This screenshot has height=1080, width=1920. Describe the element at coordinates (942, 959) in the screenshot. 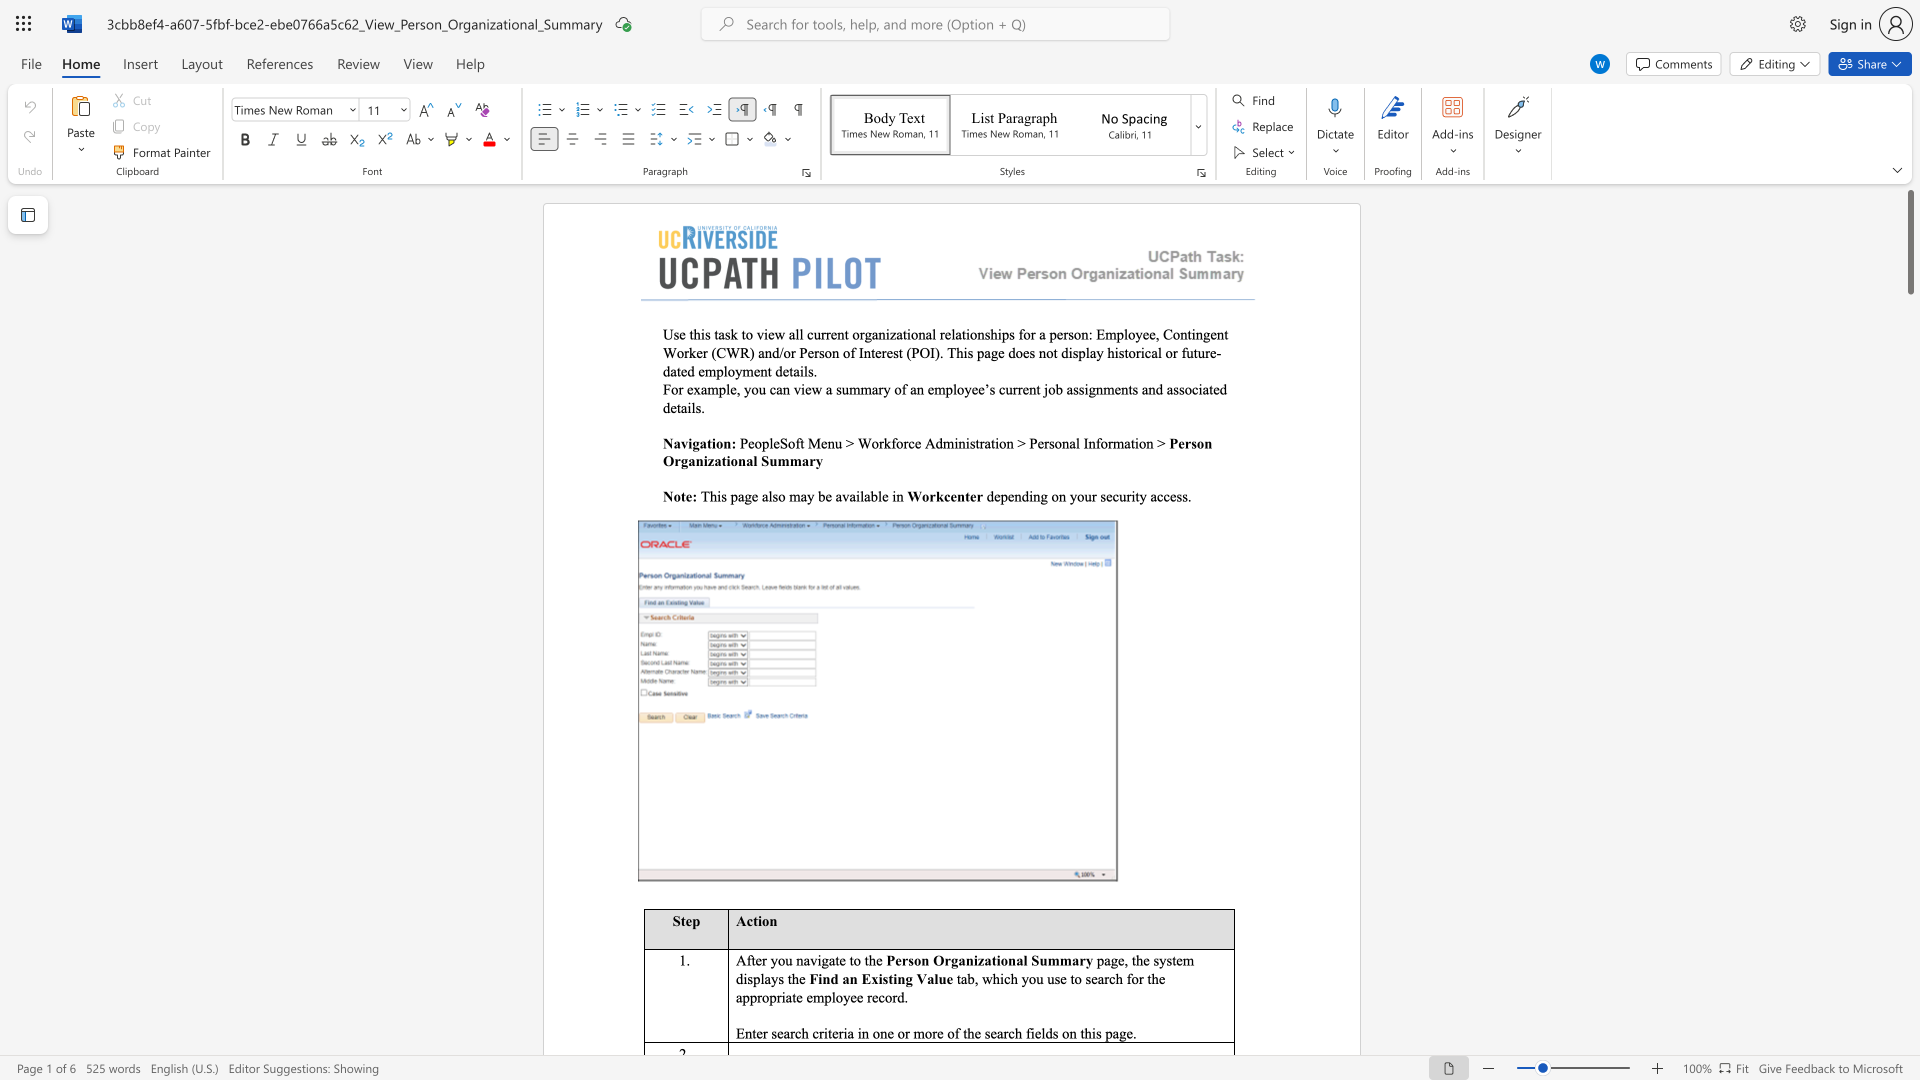

I see `the space between the continuous character "O" and "r" in the text` at that location.